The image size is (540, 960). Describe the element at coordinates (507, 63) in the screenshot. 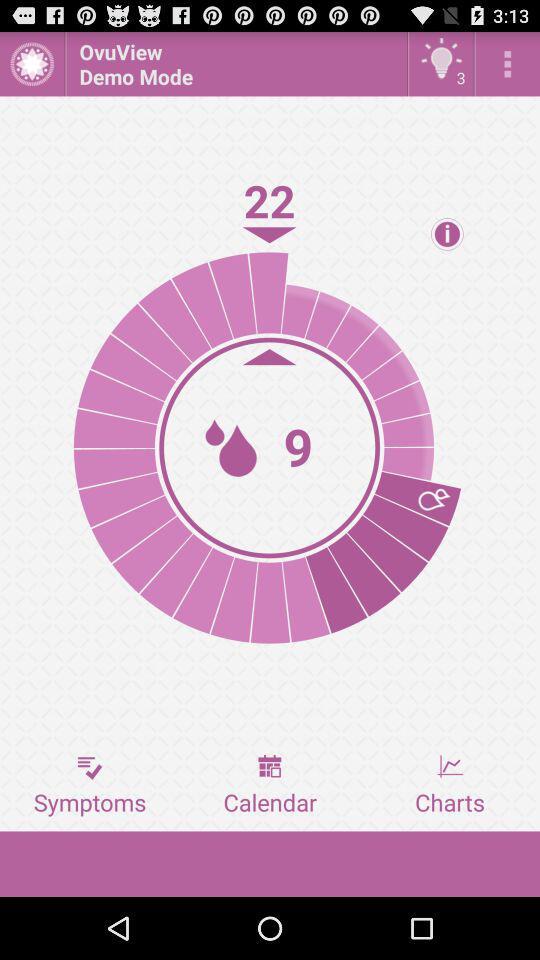

I see `more options` at that location.